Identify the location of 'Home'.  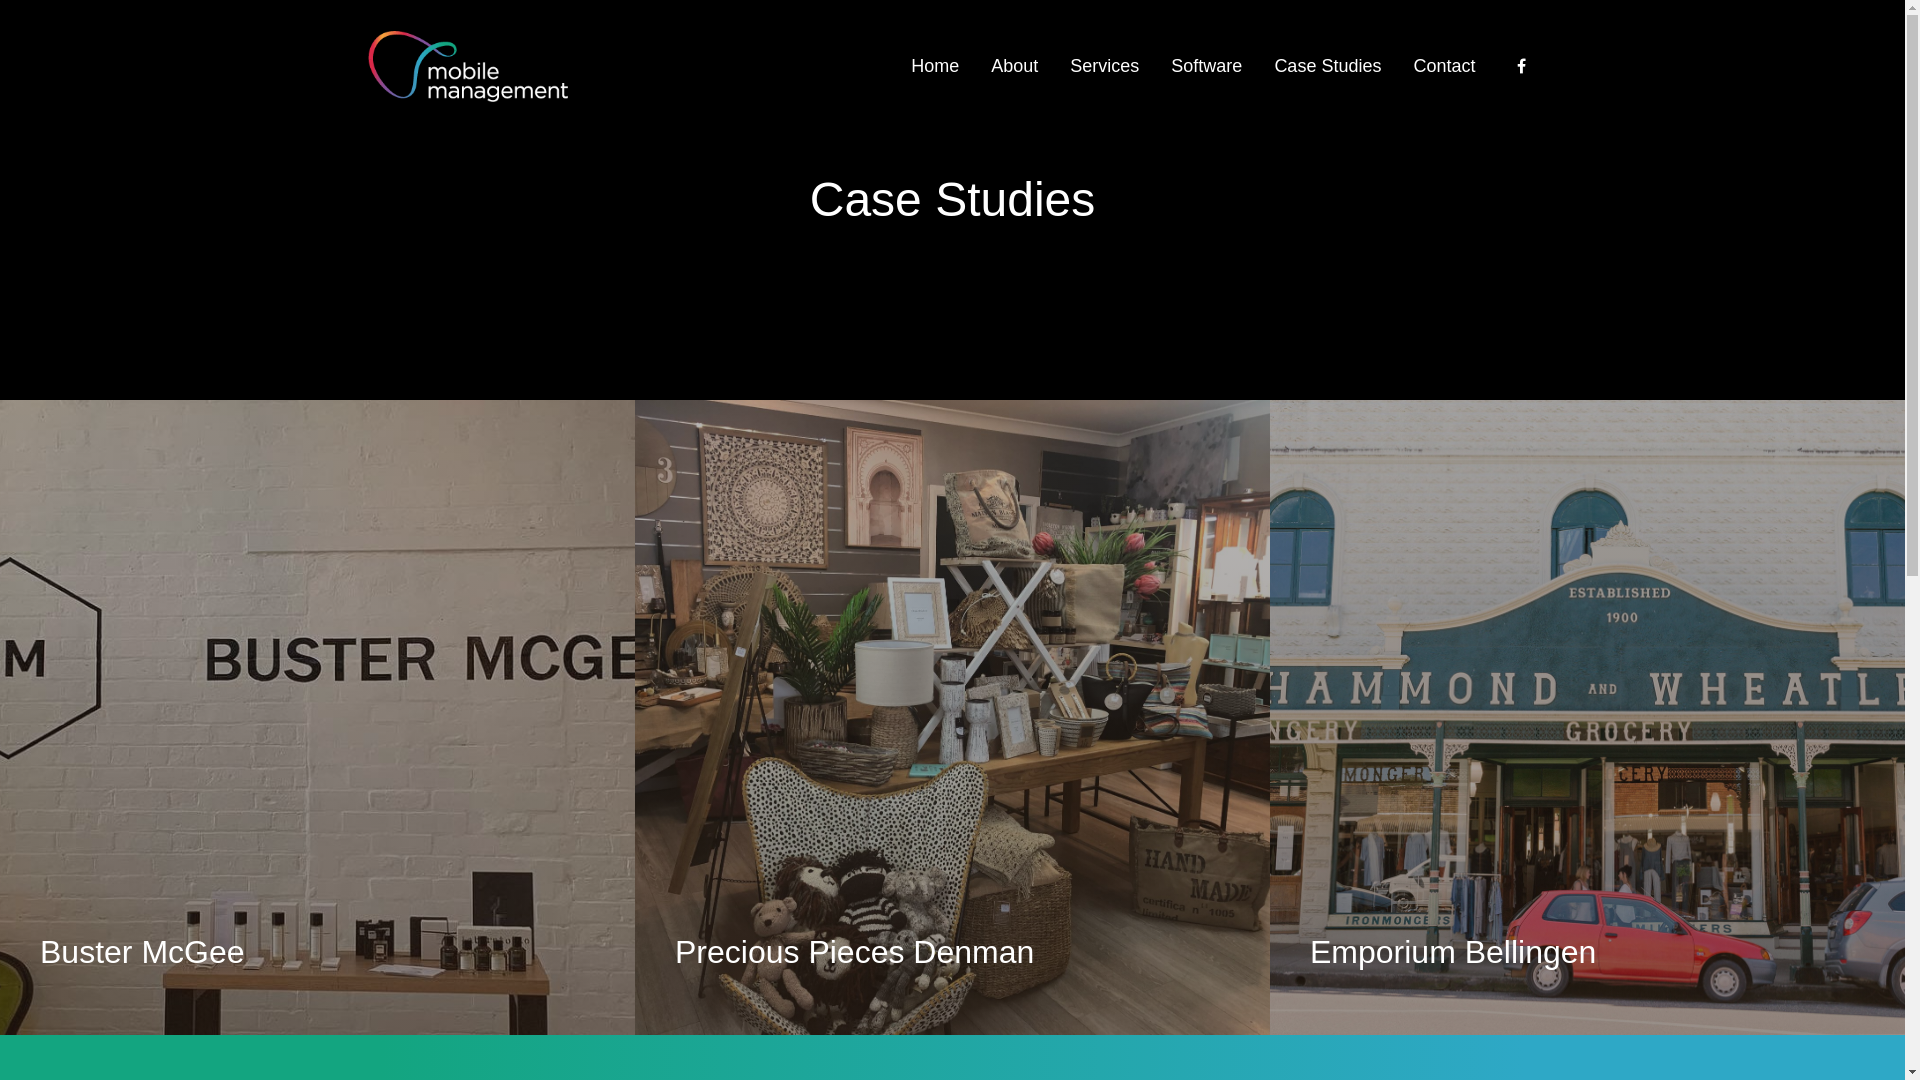
(934, 64).